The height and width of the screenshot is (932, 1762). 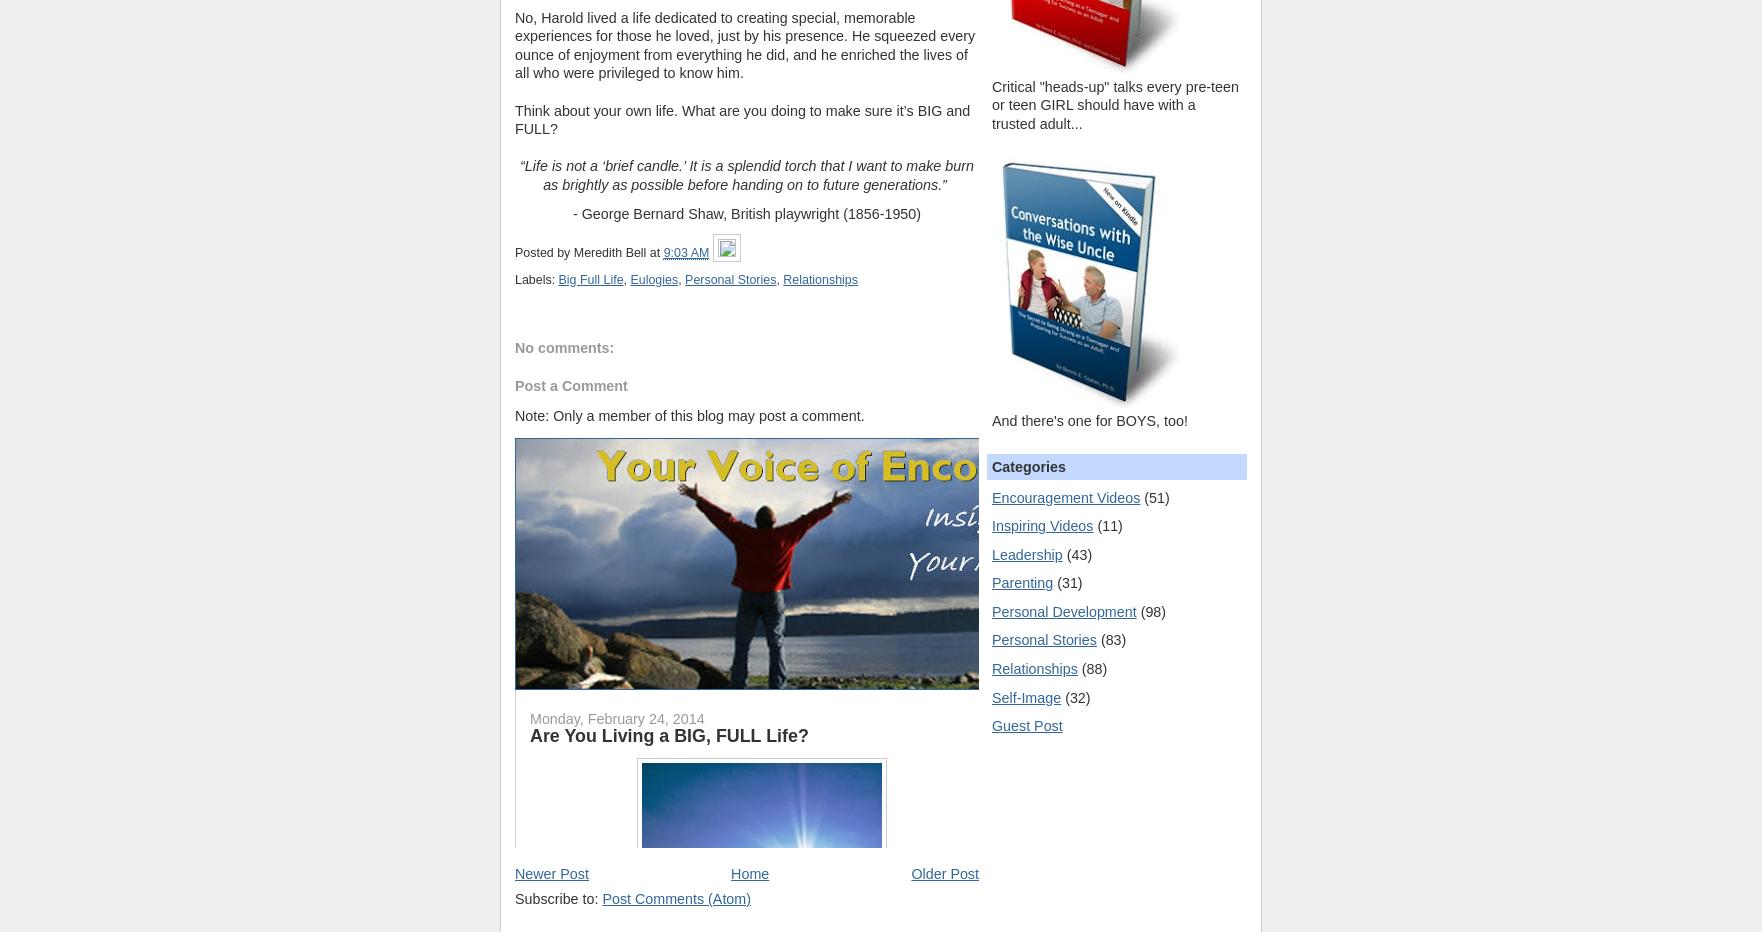 What do you see at coordinates (1066, 553) in the screenshot?
I see `'(43)'` at bounding box center [1066, 553].